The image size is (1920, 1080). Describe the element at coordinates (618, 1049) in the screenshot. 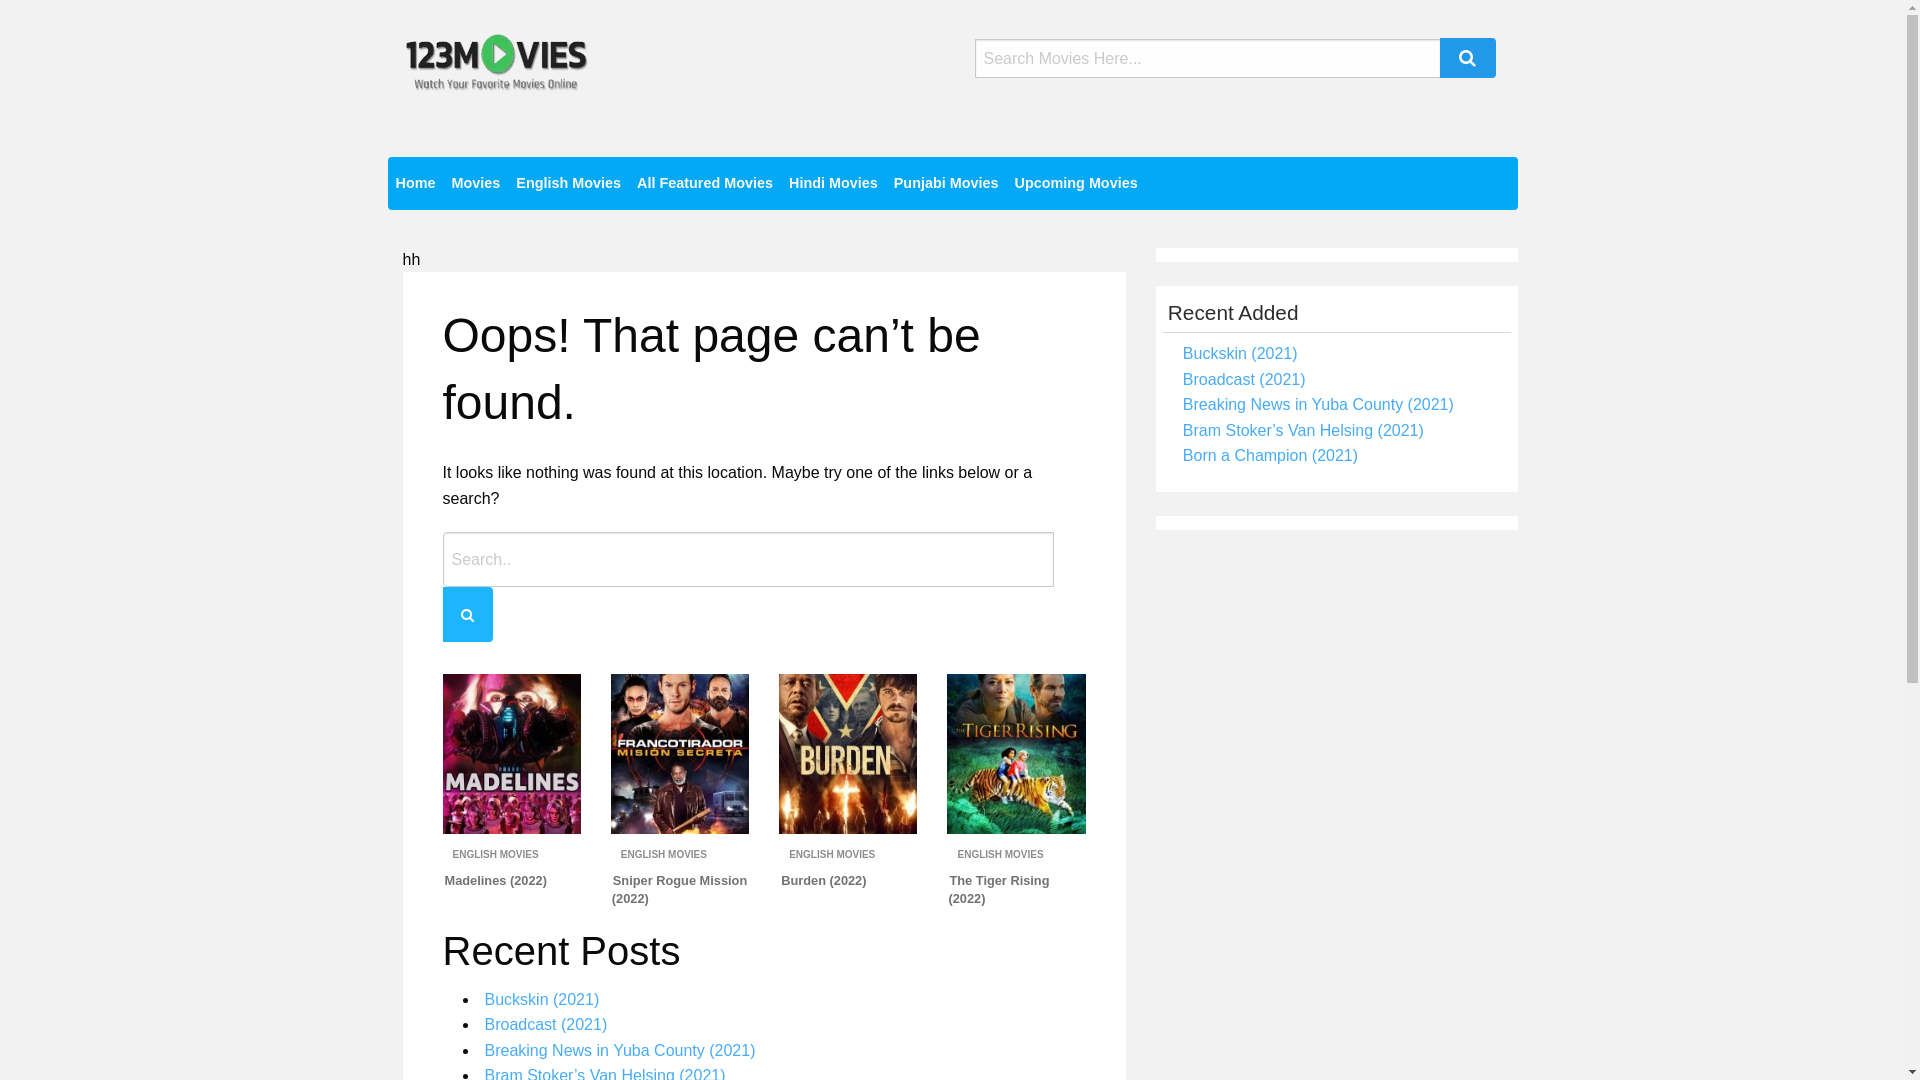

I see `'Breaking News in Yuba County (2021)'` at that location.